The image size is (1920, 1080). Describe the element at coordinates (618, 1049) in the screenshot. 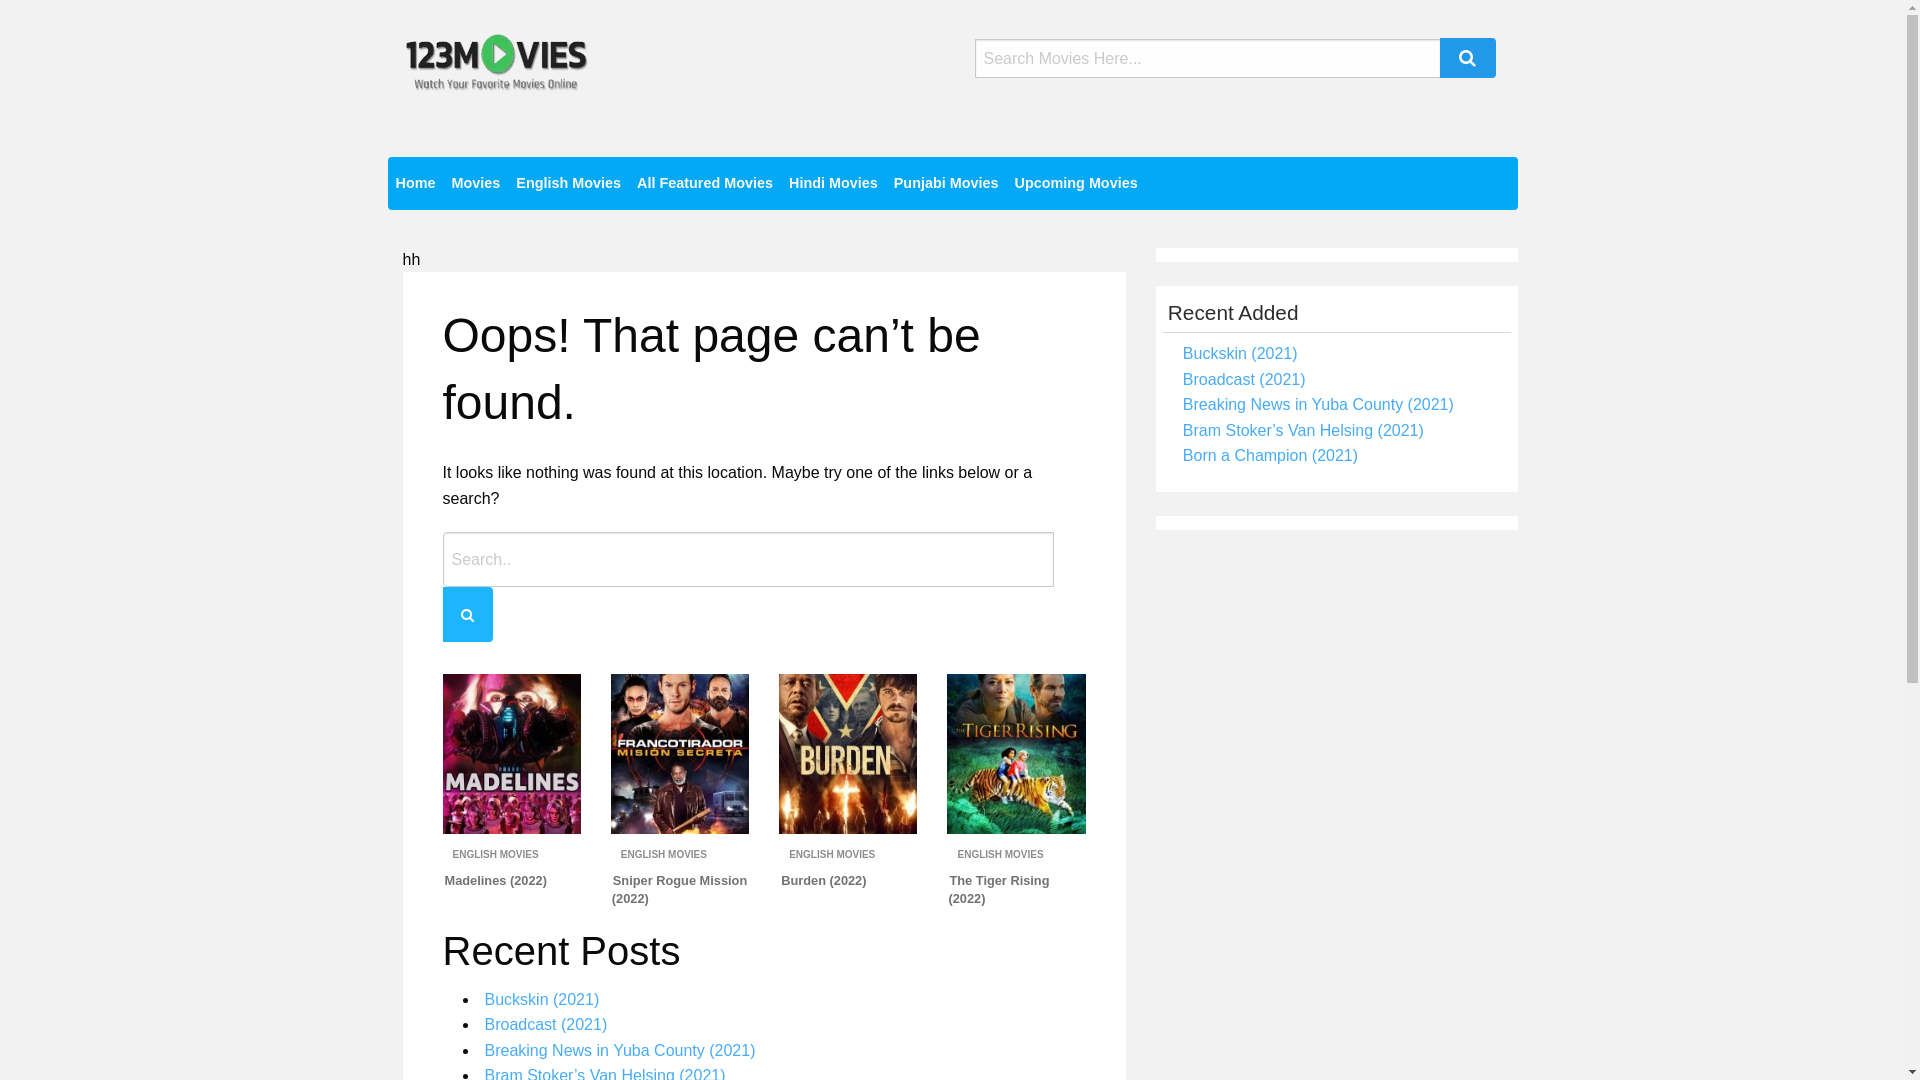

I see `'Breaking News in Yuba County (2021)'` at that location.